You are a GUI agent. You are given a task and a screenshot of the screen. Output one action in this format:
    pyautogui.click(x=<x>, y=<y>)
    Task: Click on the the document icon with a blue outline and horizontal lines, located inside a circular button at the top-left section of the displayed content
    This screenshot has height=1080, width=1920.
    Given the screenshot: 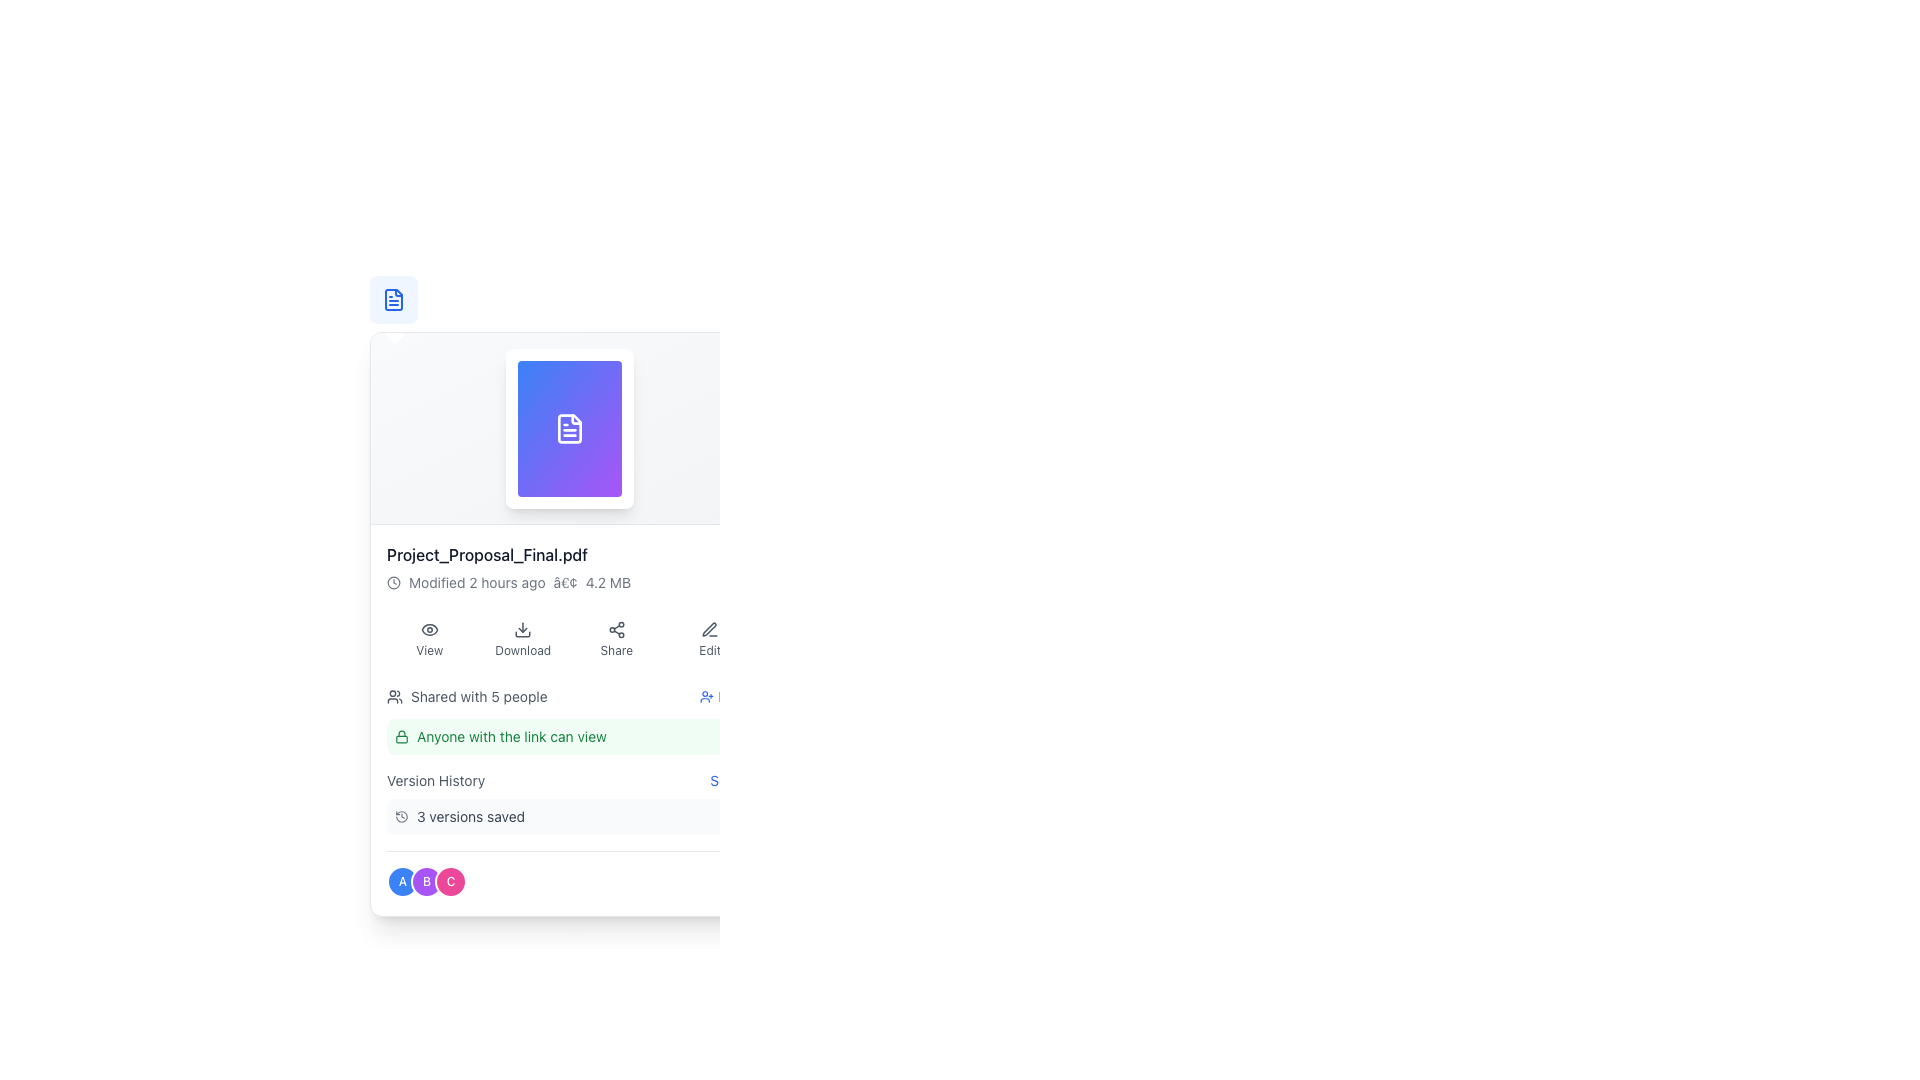 What is the action you would take?
    pyautogui.click(x=393, y=300)
    